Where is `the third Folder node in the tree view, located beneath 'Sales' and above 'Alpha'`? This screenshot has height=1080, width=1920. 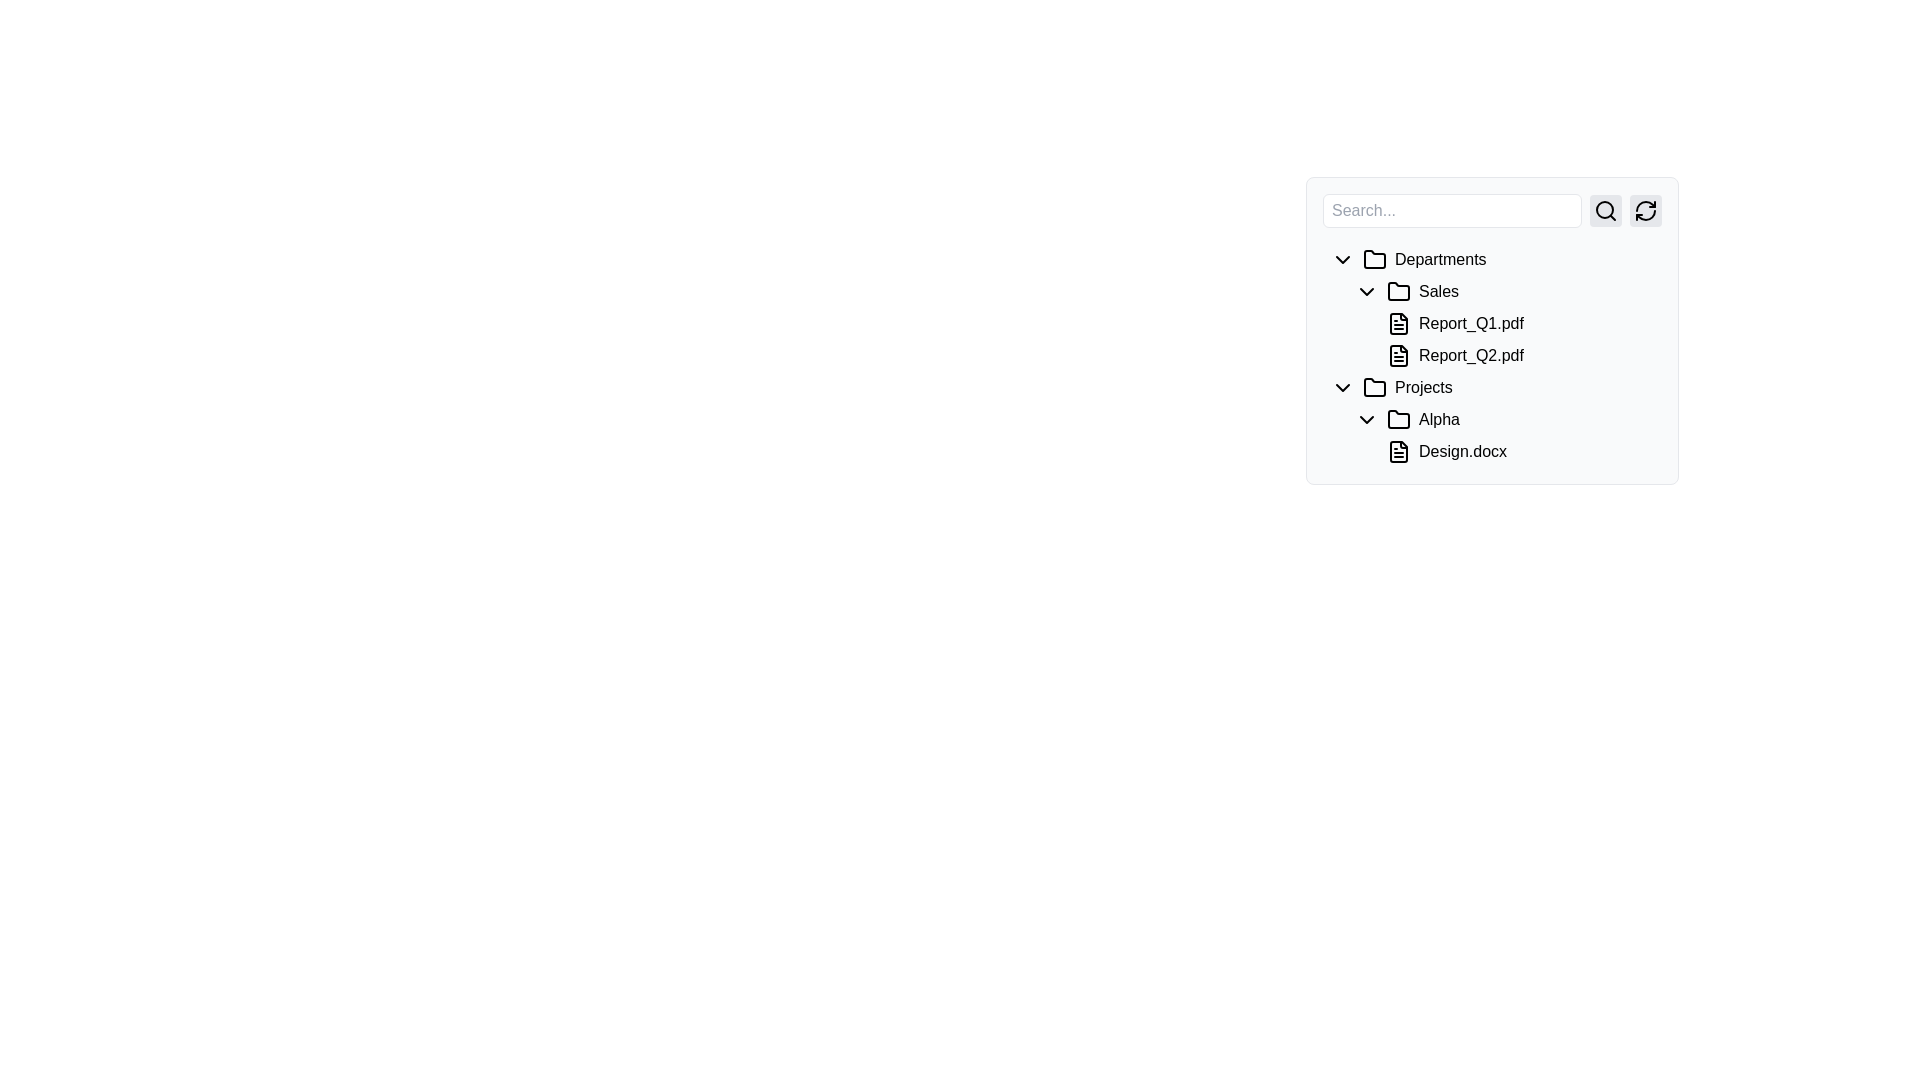 the third Folder node in the tree view, located beneath 'Sales' and above 'Alpha' is located at coordinates (1492, 388).